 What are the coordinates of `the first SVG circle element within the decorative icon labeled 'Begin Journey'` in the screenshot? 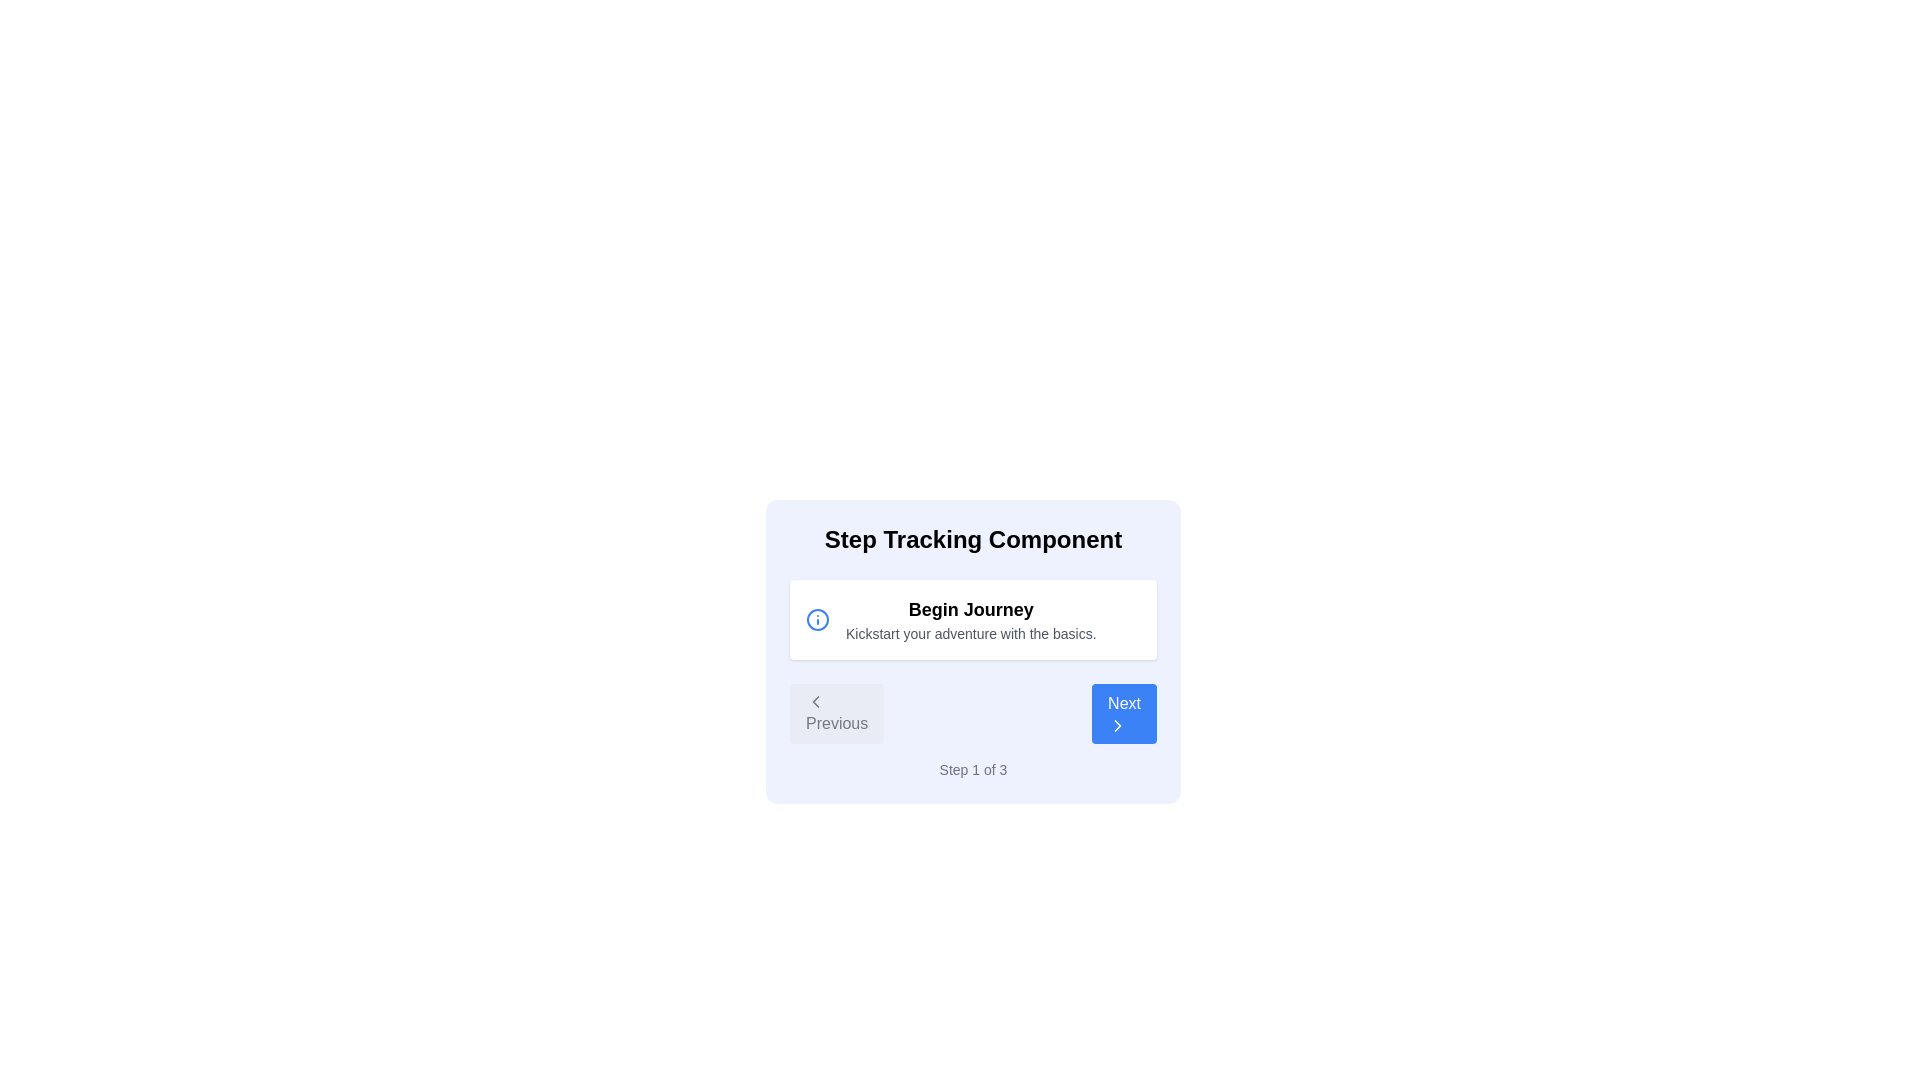 It's located at (817, 619).